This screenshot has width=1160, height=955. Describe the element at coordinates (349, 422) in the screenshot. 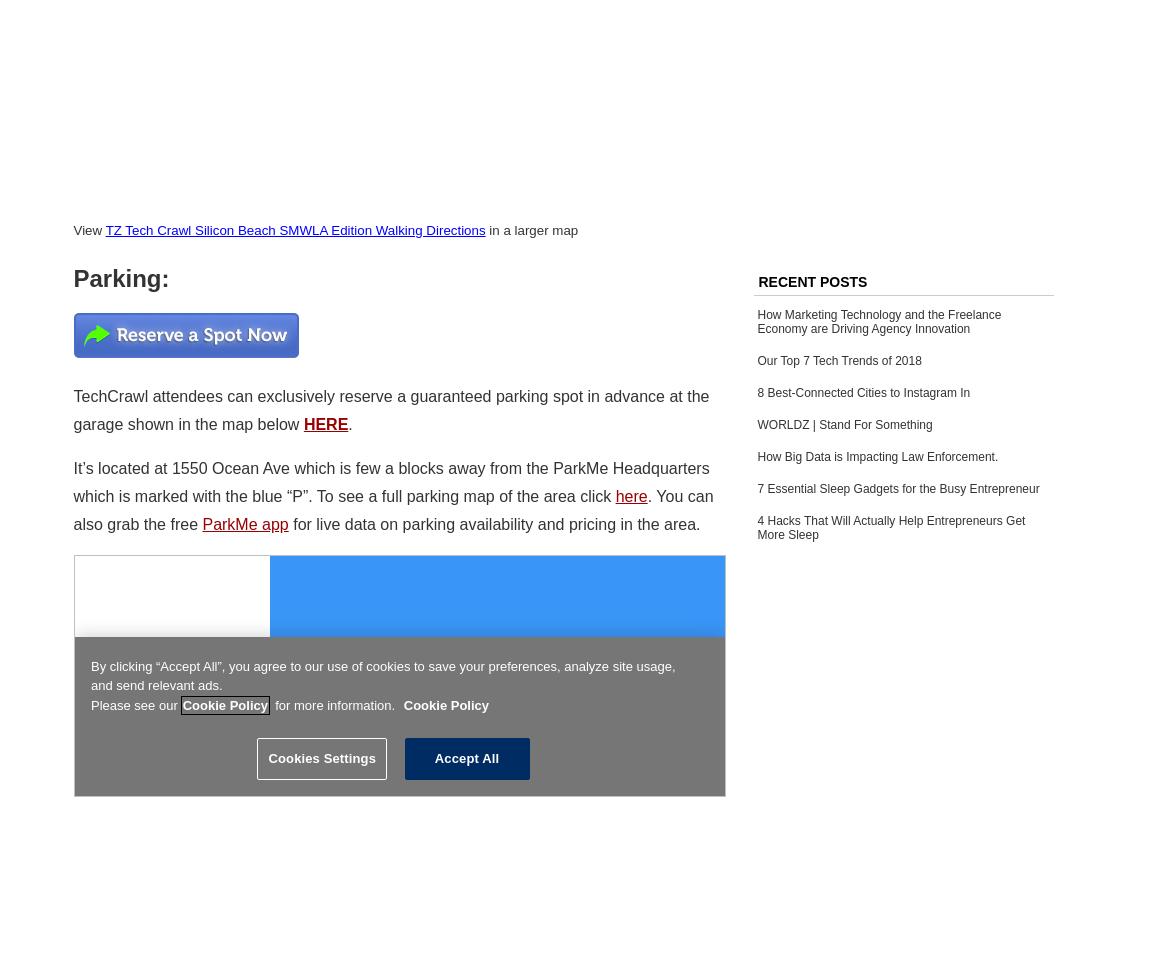

I see `'.'` at that location.